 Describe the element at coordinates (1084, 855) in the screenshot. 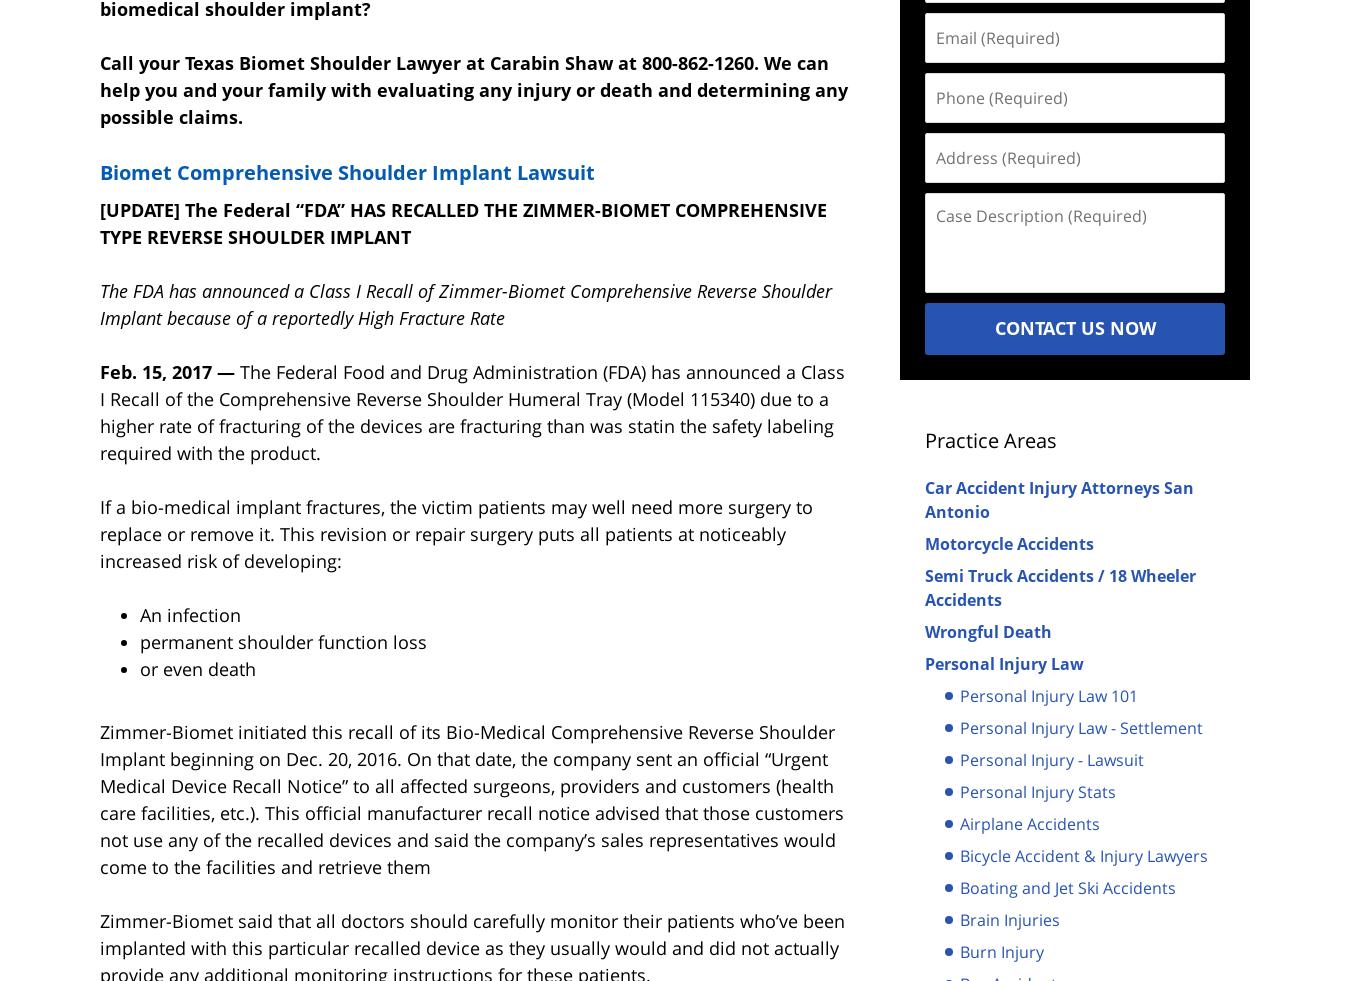

I see `'Bicycle Accident & Injury Lawyers'` at that location.